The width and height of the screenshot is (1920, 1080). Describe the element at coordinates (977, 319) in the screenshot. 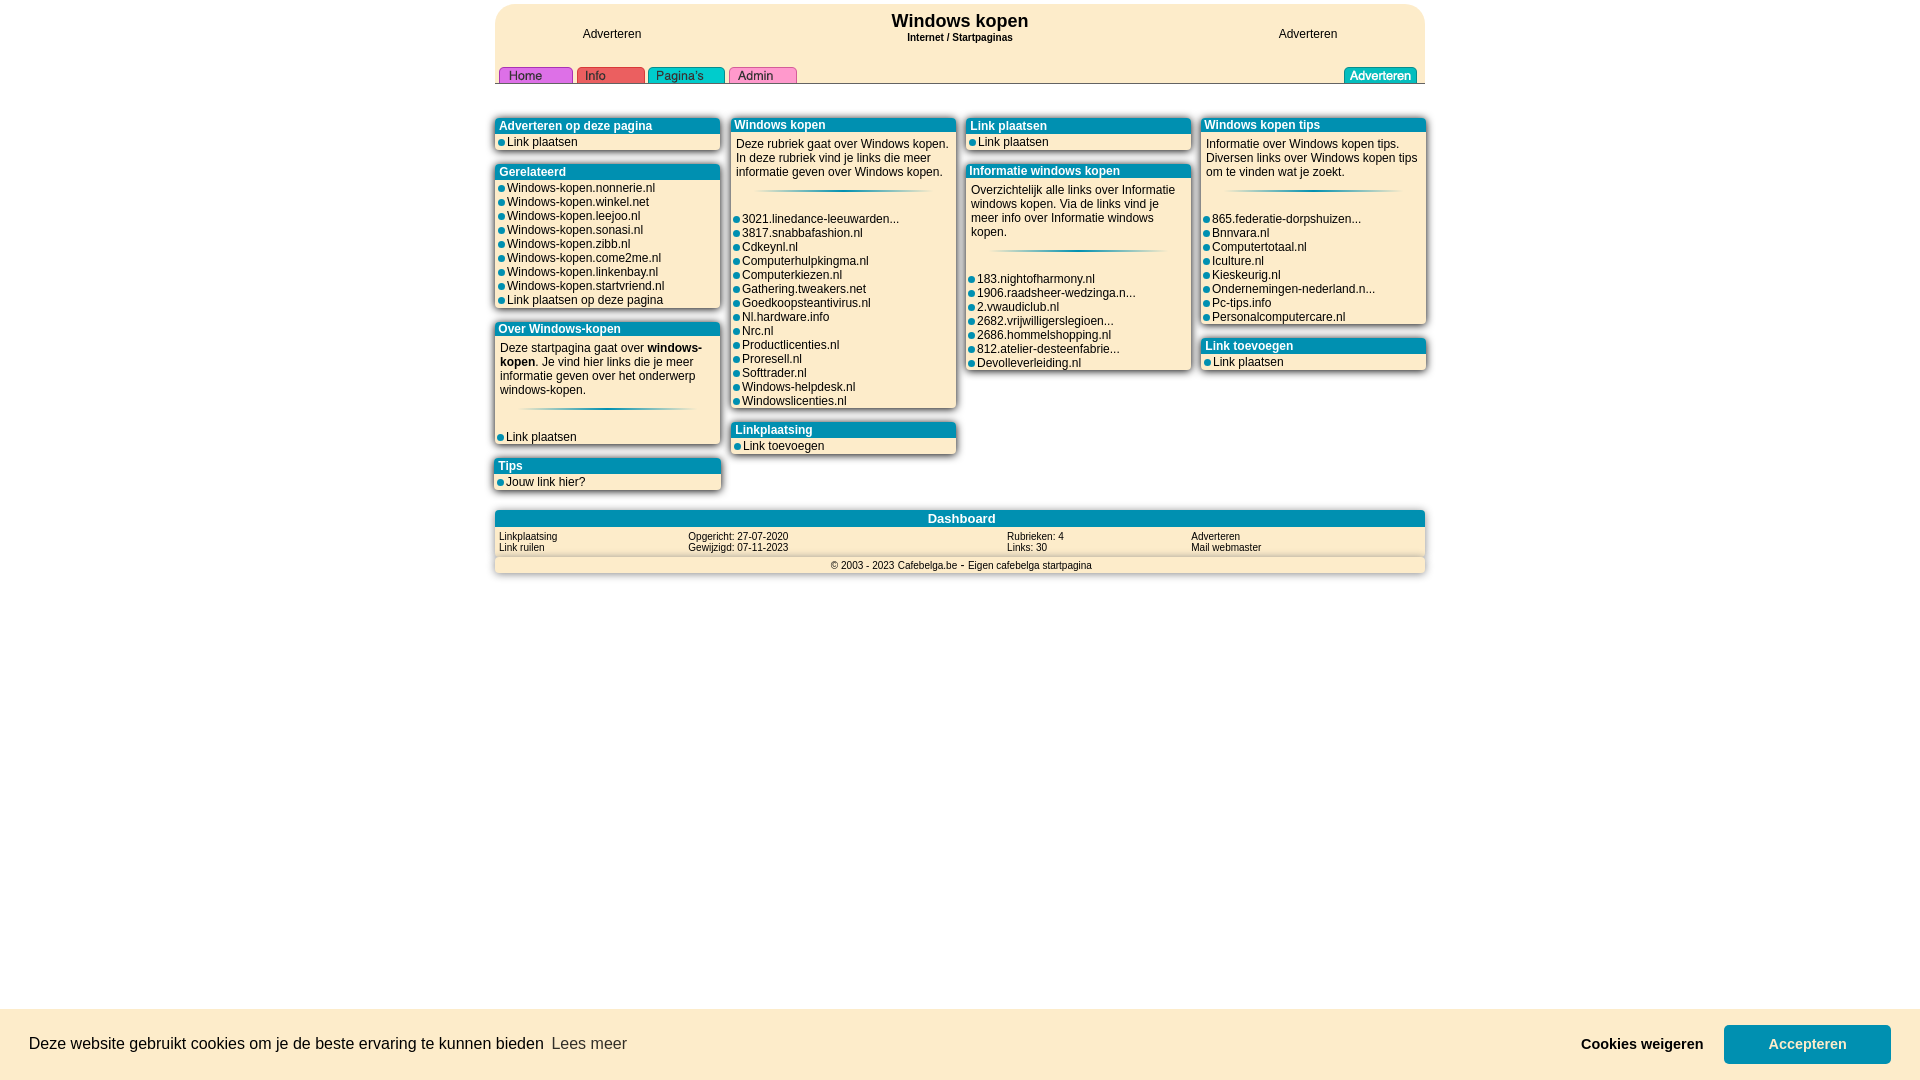

I see `'2682.vrijwilligerslegioen...'` at that location.